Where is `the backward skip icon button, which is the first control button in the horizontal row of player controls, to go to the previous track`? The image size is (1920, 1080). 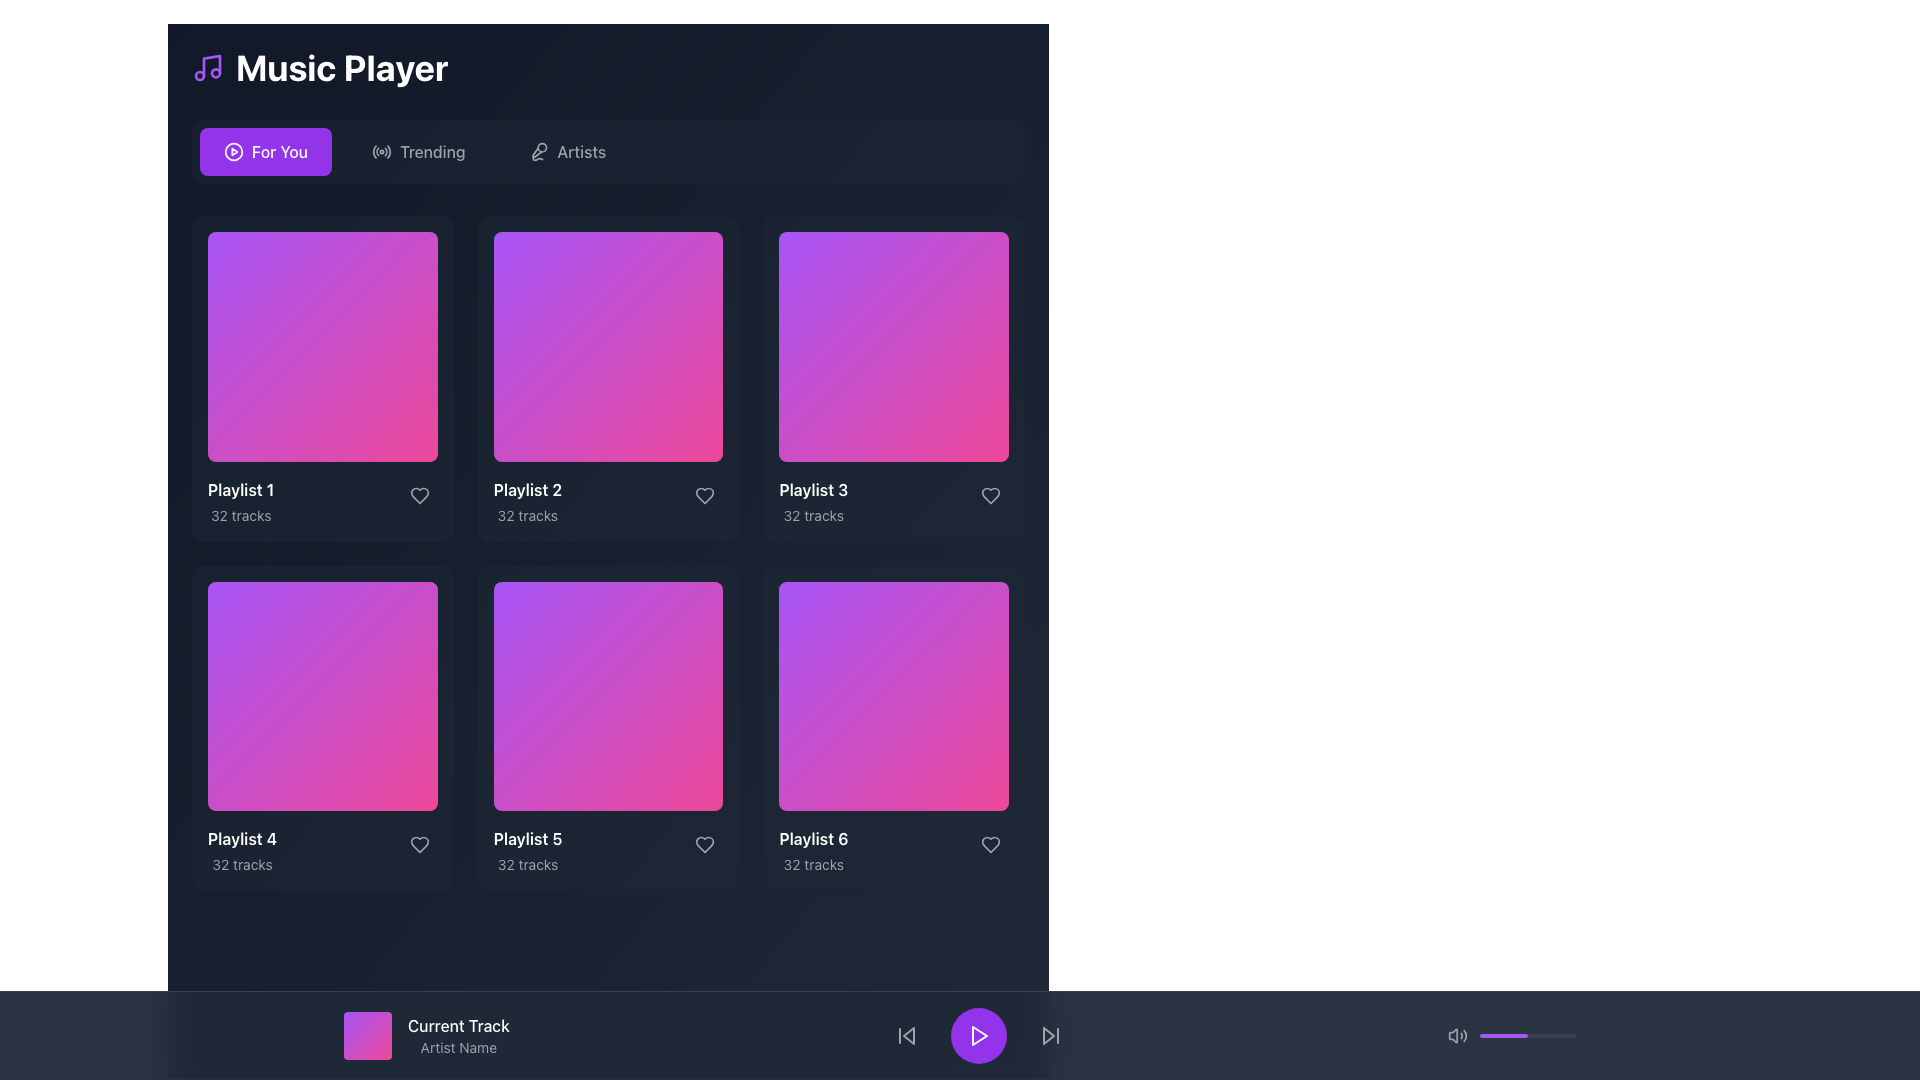 the backward skip icon button, which is the first control button in the horizontal row of player controls, to go to the previous track is located at coordinates (905, 1035).